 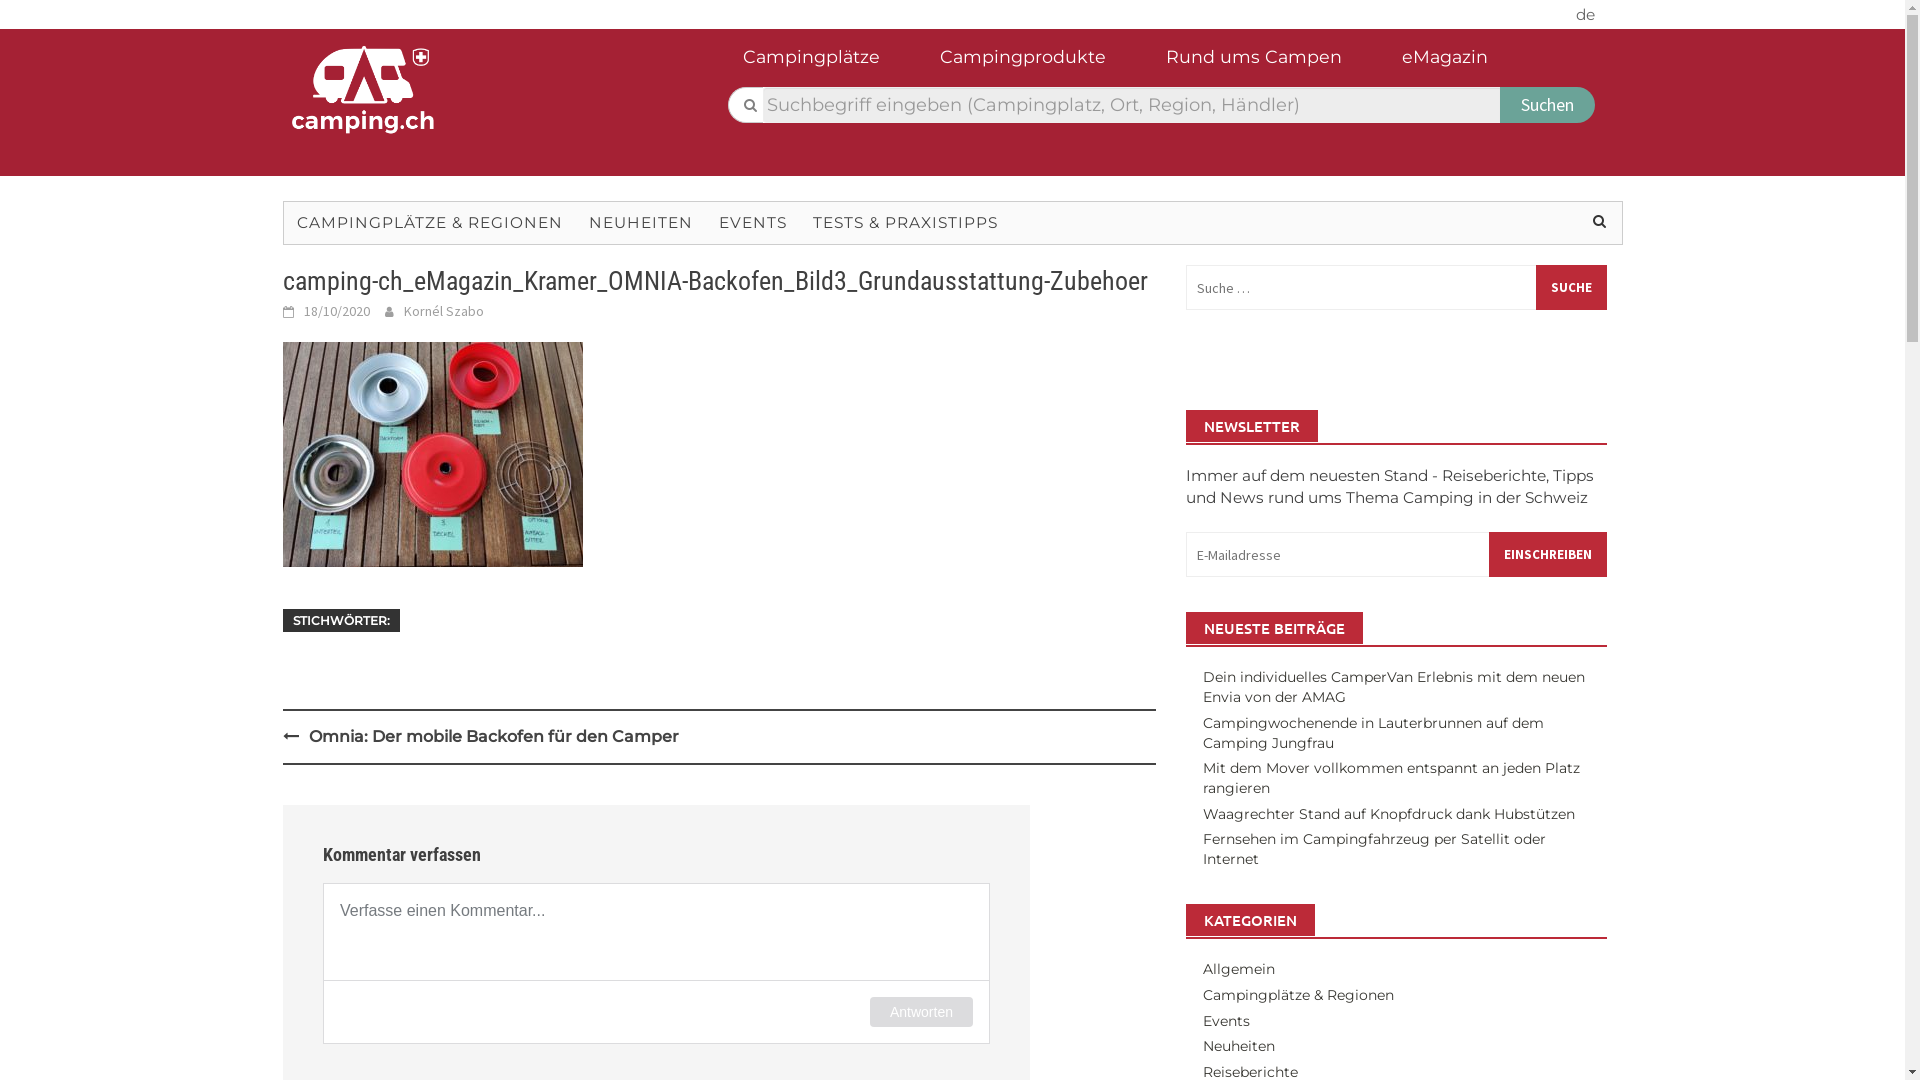 I want to click on 'TESTS & PRAXISTIPPS', so click(x=904, y=223).